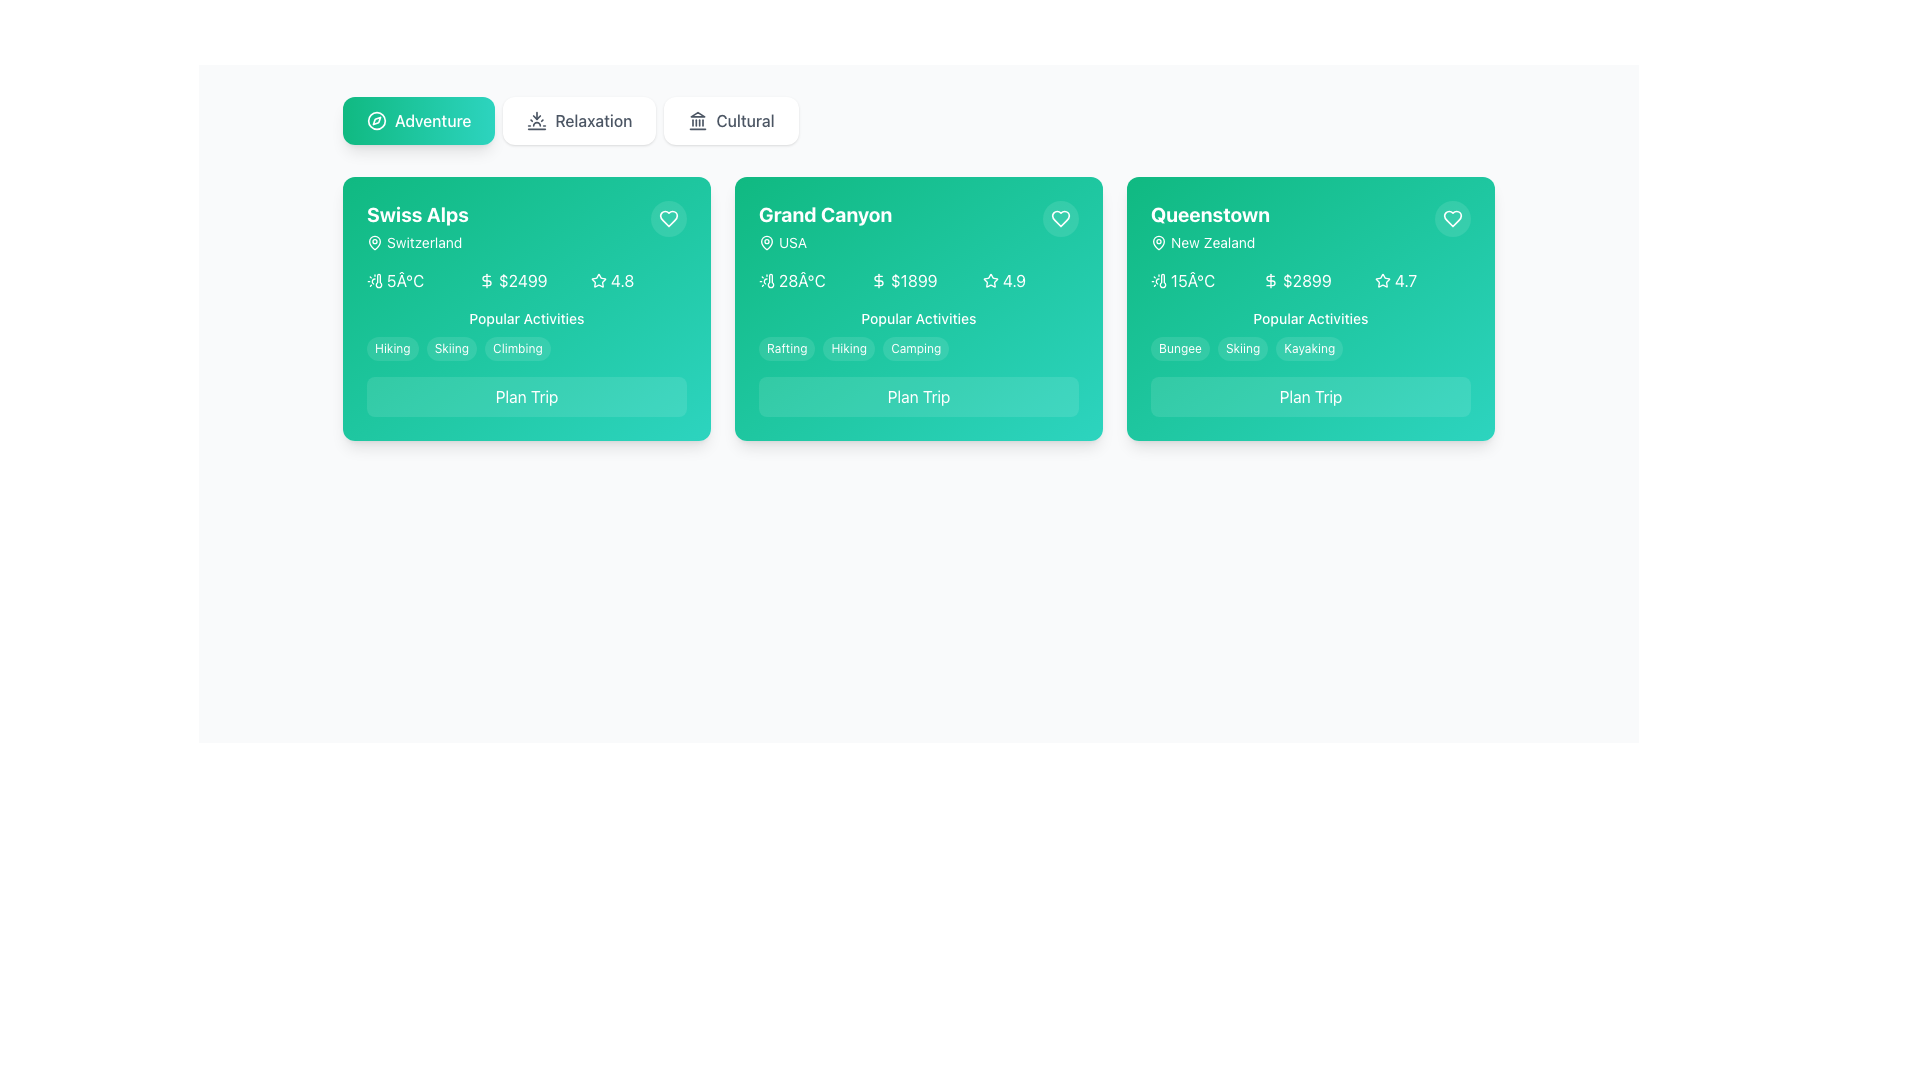 Image resolution: width=1920 pixels, height=1080 pixels. What do you see at coordinates (766, 281) in the screenshot?
I see `the thermometer icon with a sun motif located to the left of the '28°C' temperature reading in the top-left region of the 'Grand Canyon' information card` at bounding box center [766, 281].